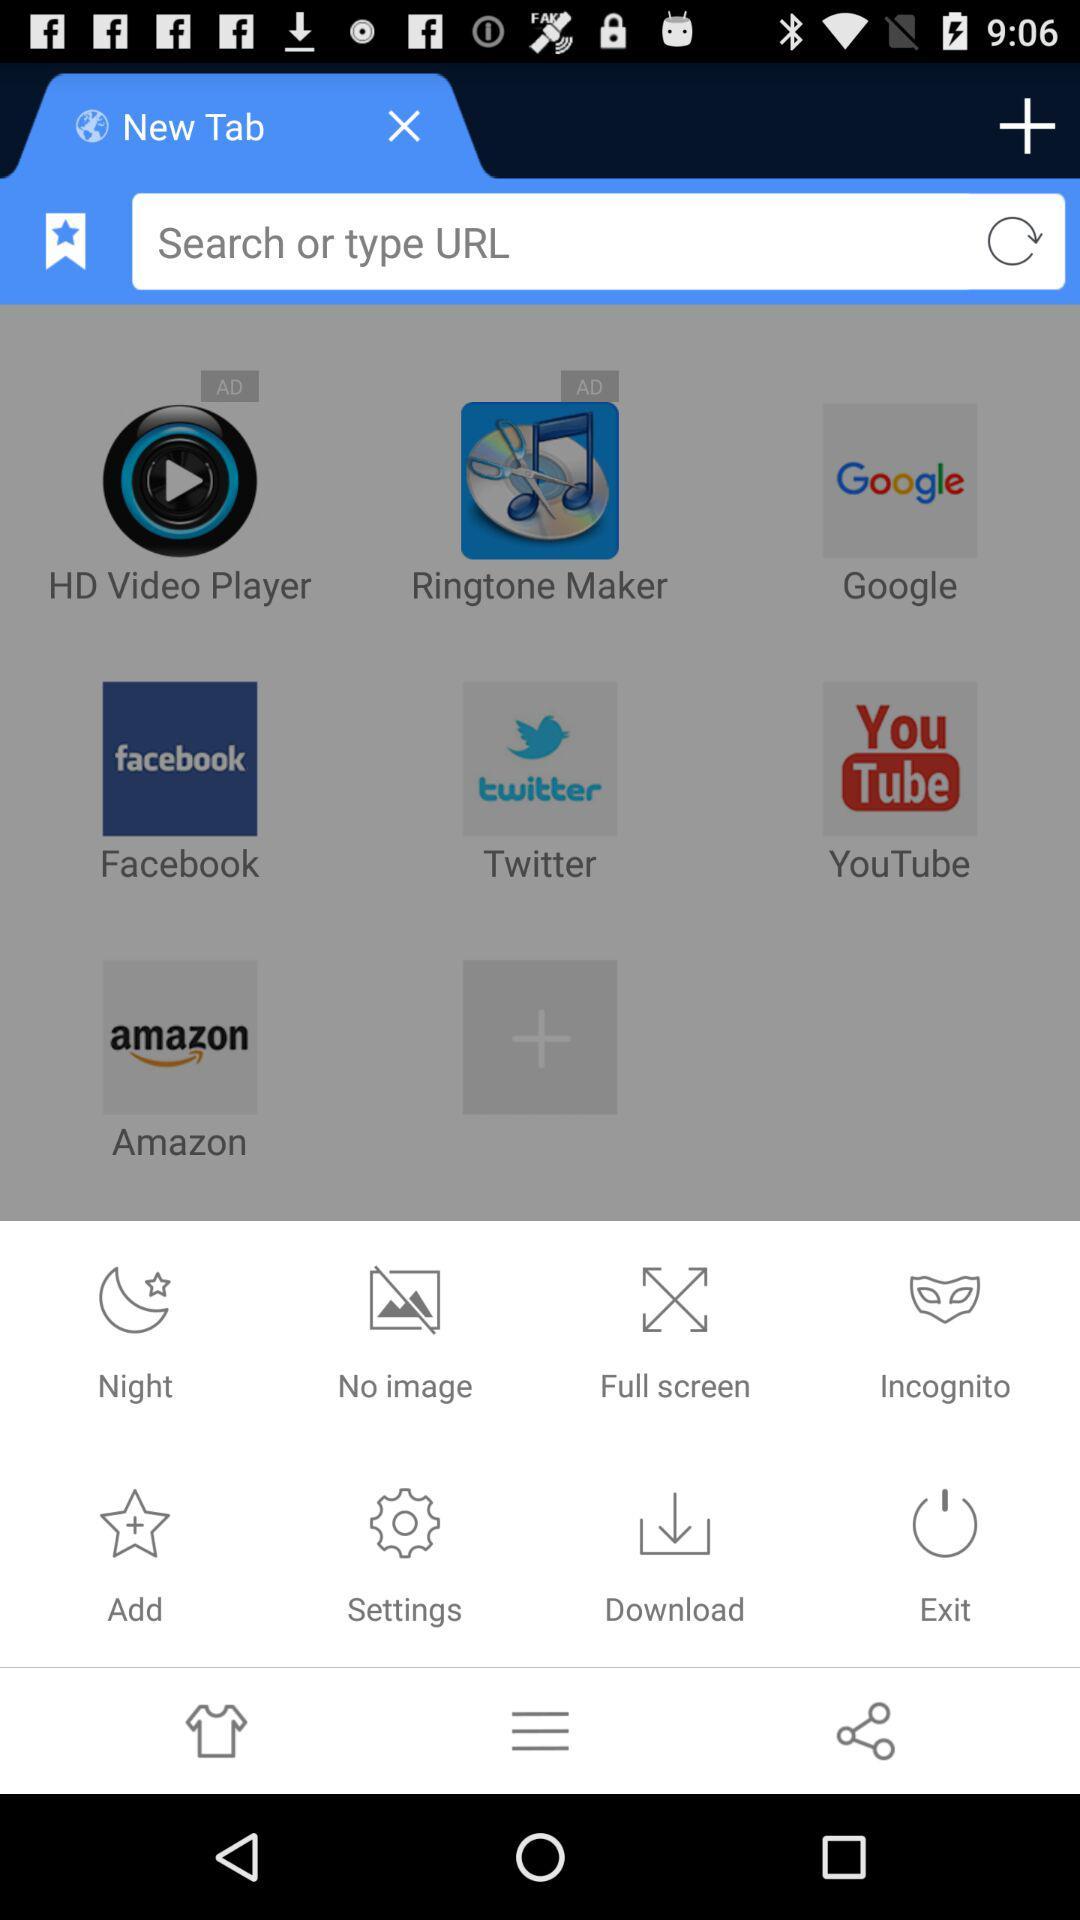 Image resolution: width=1080 pixels, height=1920 pixels. I want to click on the bookmark icon, so click(64, 257).